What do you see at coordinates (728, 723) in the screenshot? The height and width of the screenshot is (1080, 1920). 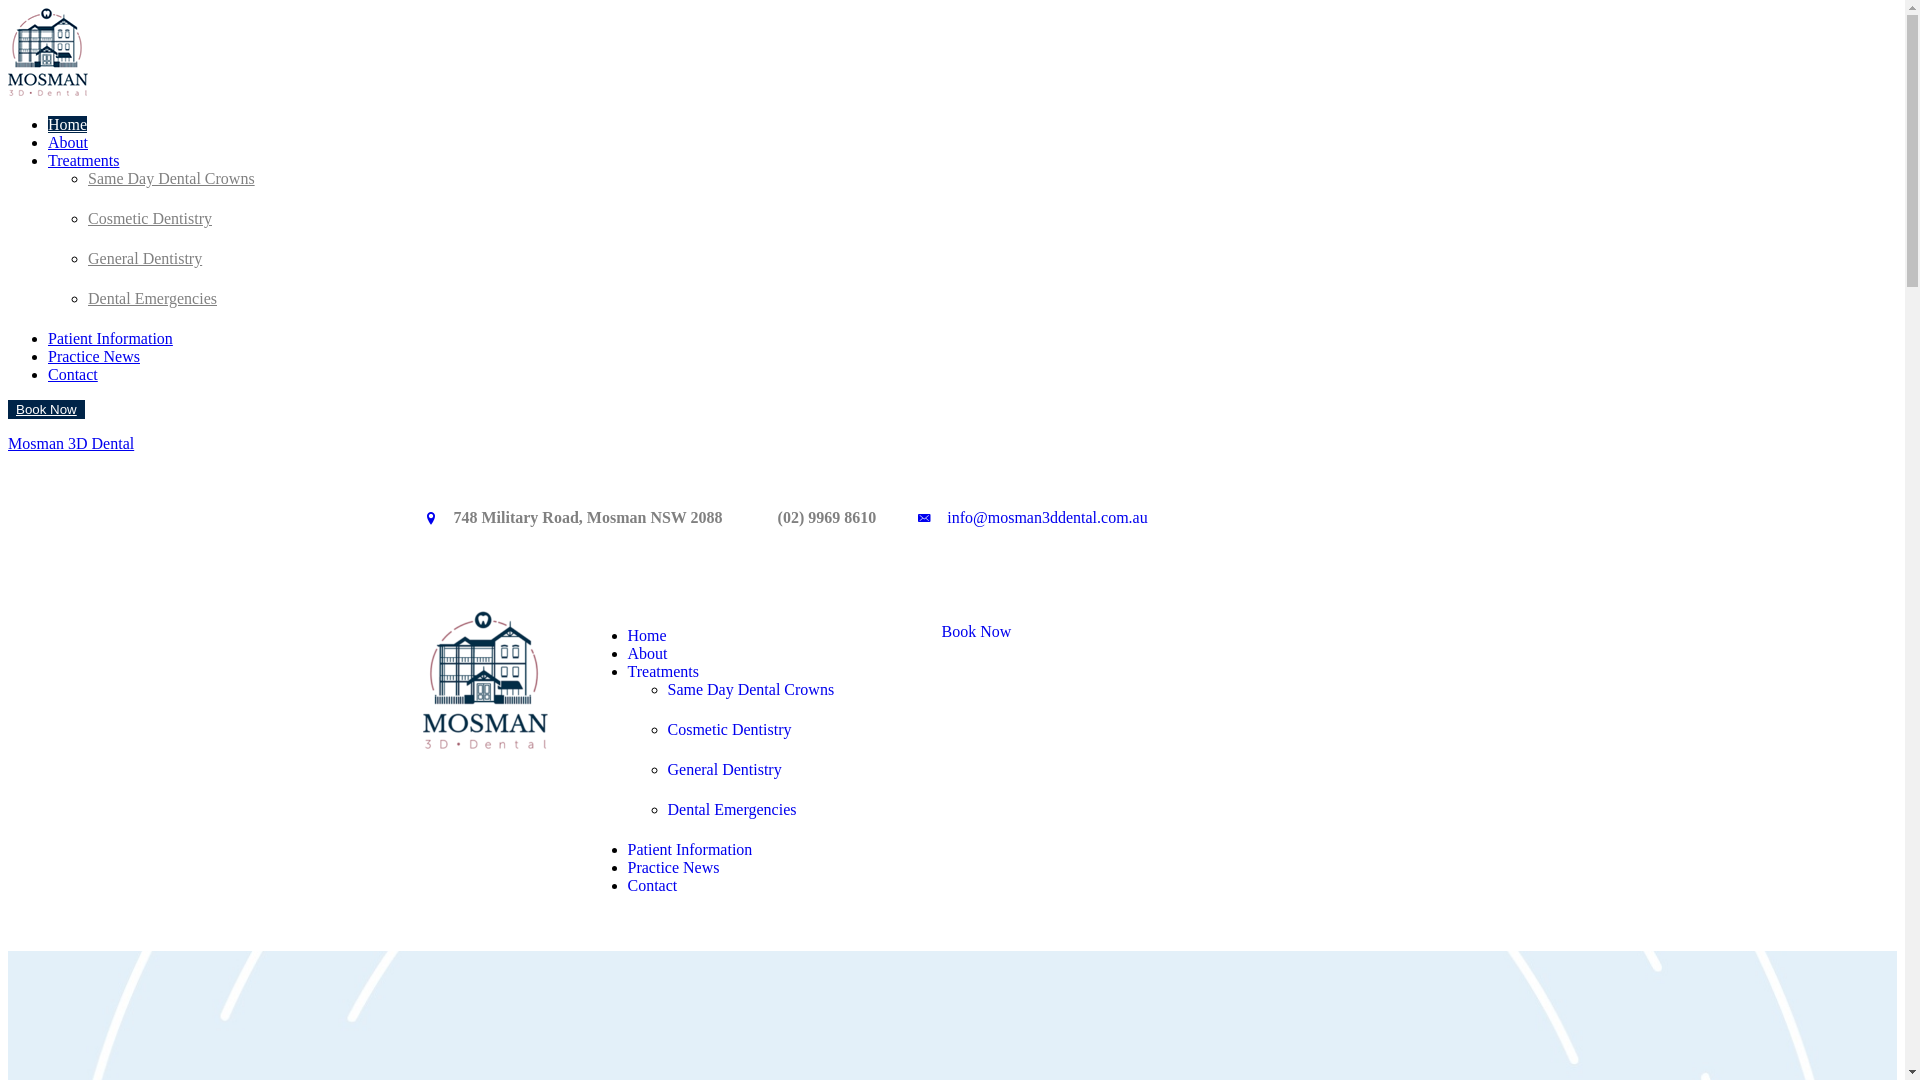 I see `'Cosmetic Dentistry'` at bounding box center [728, 723].